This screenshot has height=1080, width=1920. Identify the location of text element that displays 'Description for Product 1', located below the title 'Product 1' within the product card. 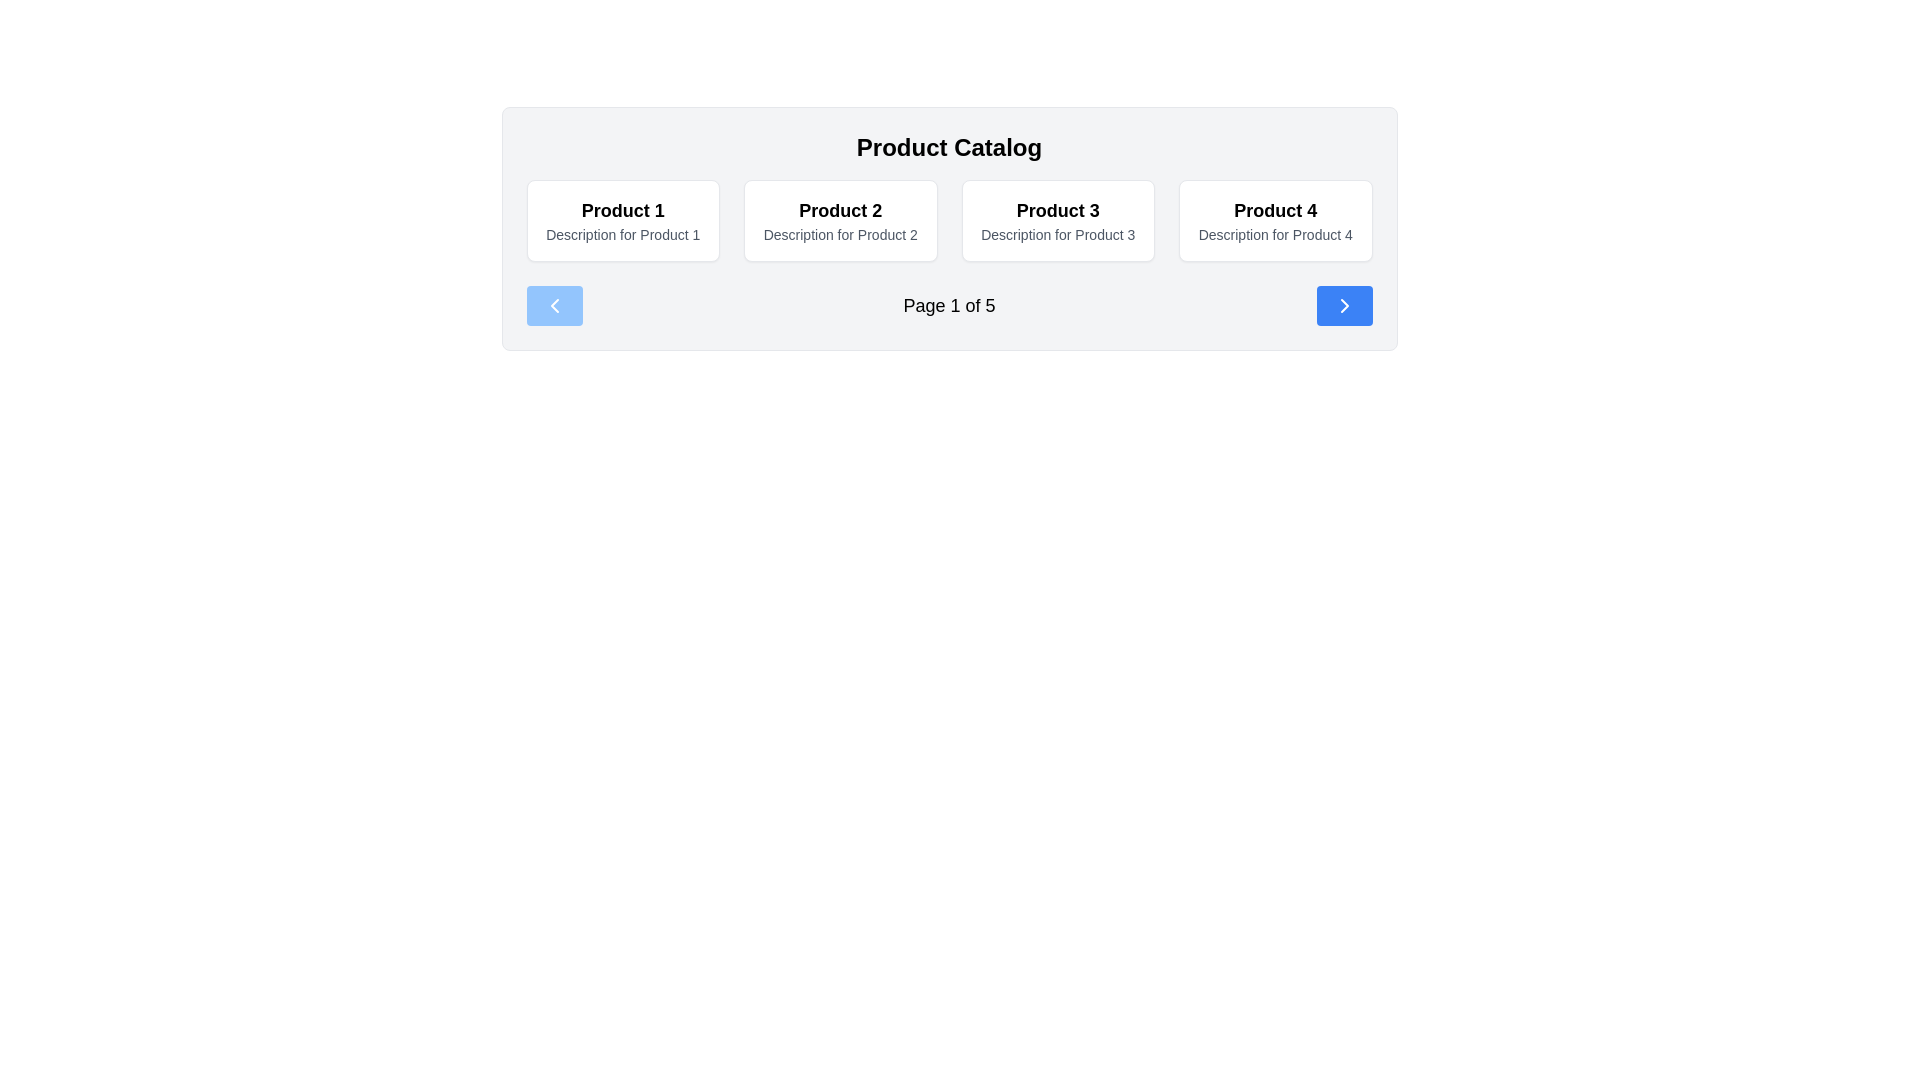
(622, 234).